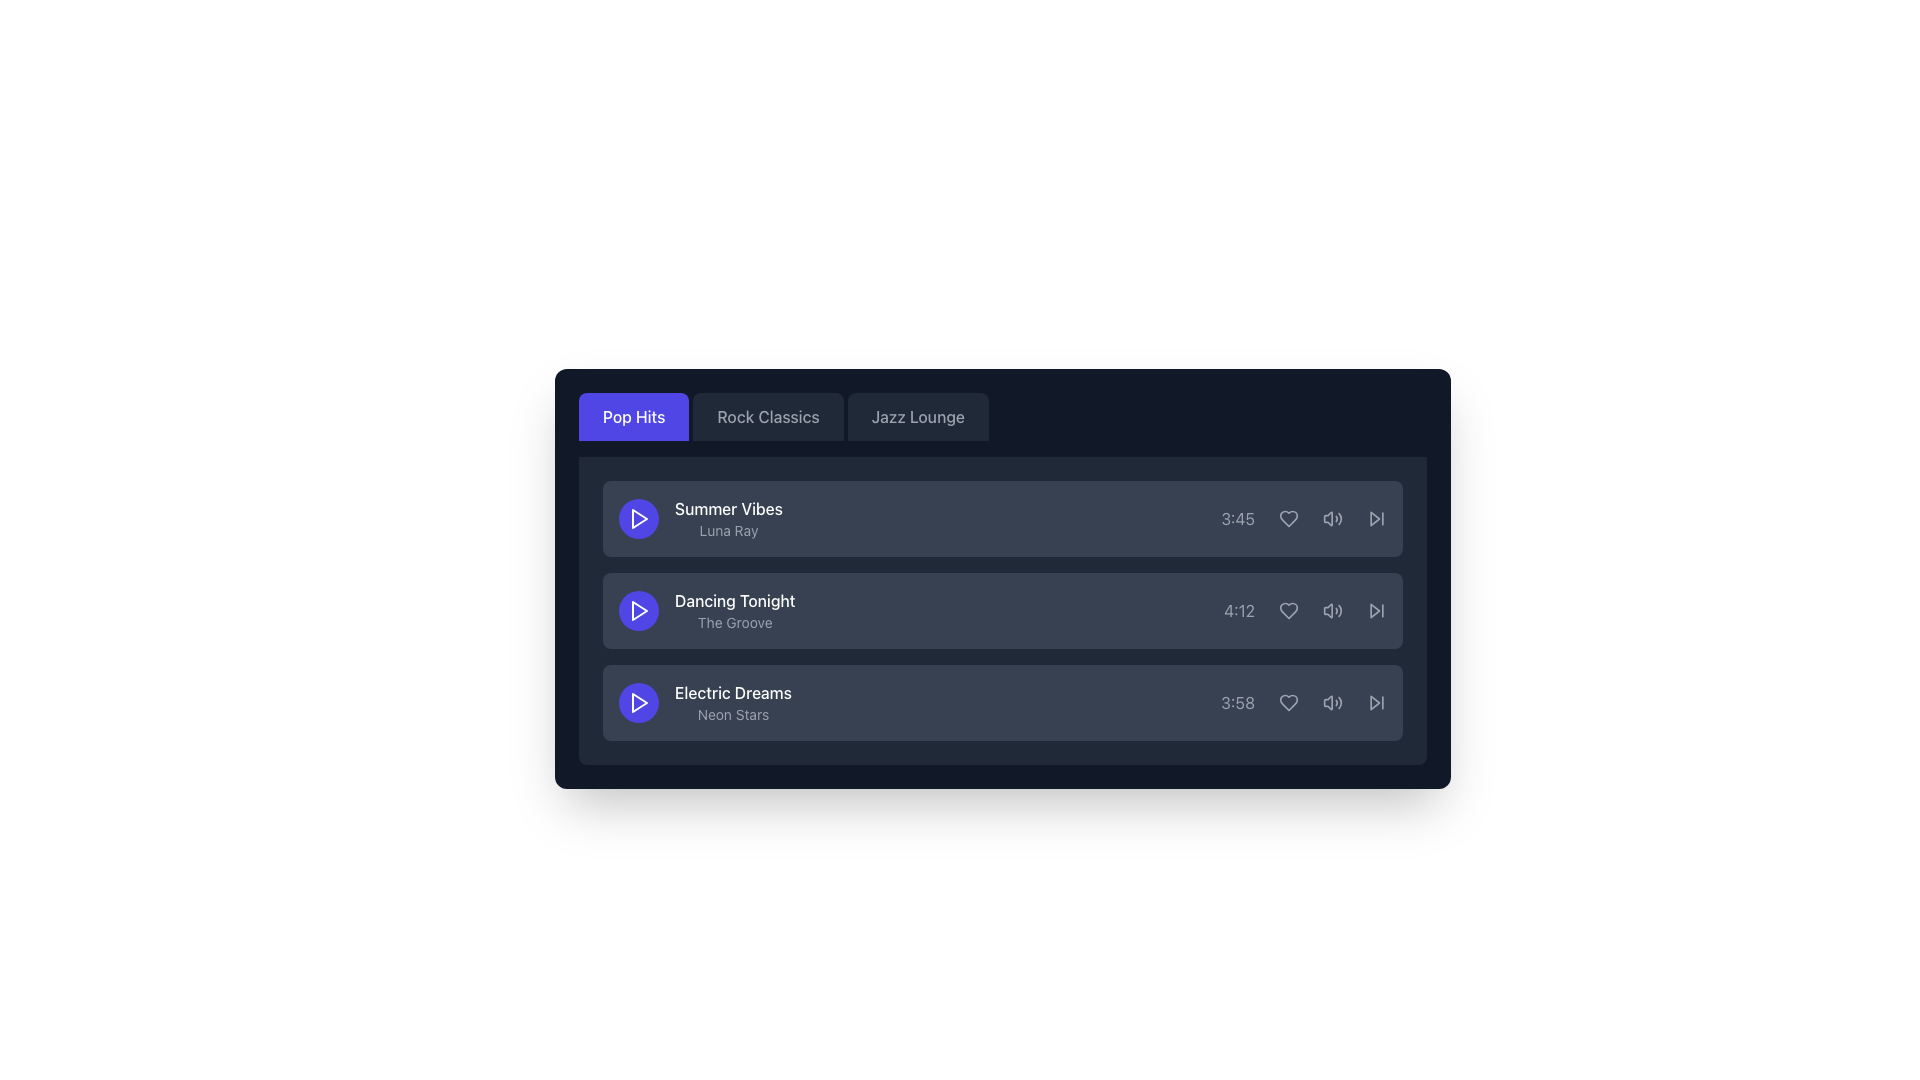  Describe the element at coordinates (1374, 518) in the screenshot. I see `the skip-forward icon located in the playback controls section of the third song in the list` at that location.